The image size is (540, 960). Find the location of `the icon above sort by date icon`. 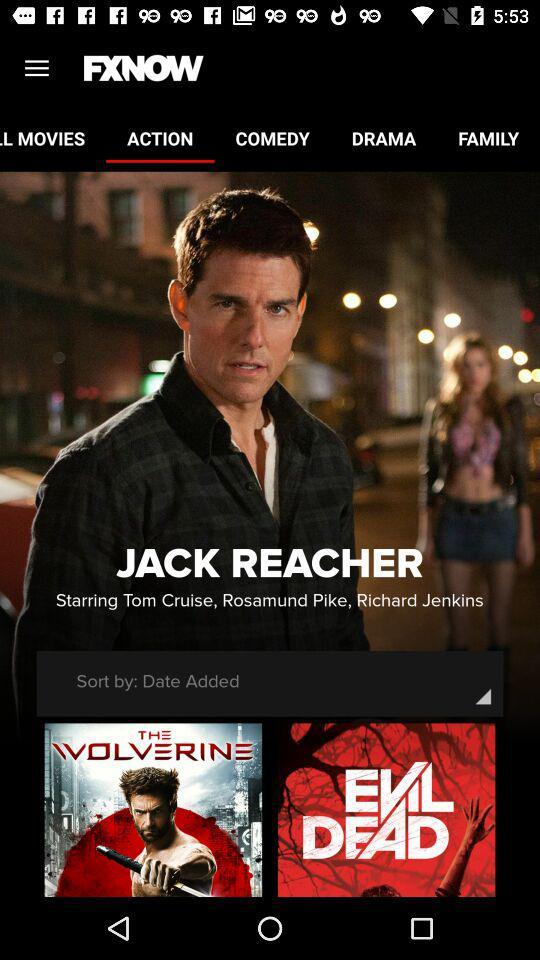

the icon above sort by date icon is located at coordinates (269, 600).